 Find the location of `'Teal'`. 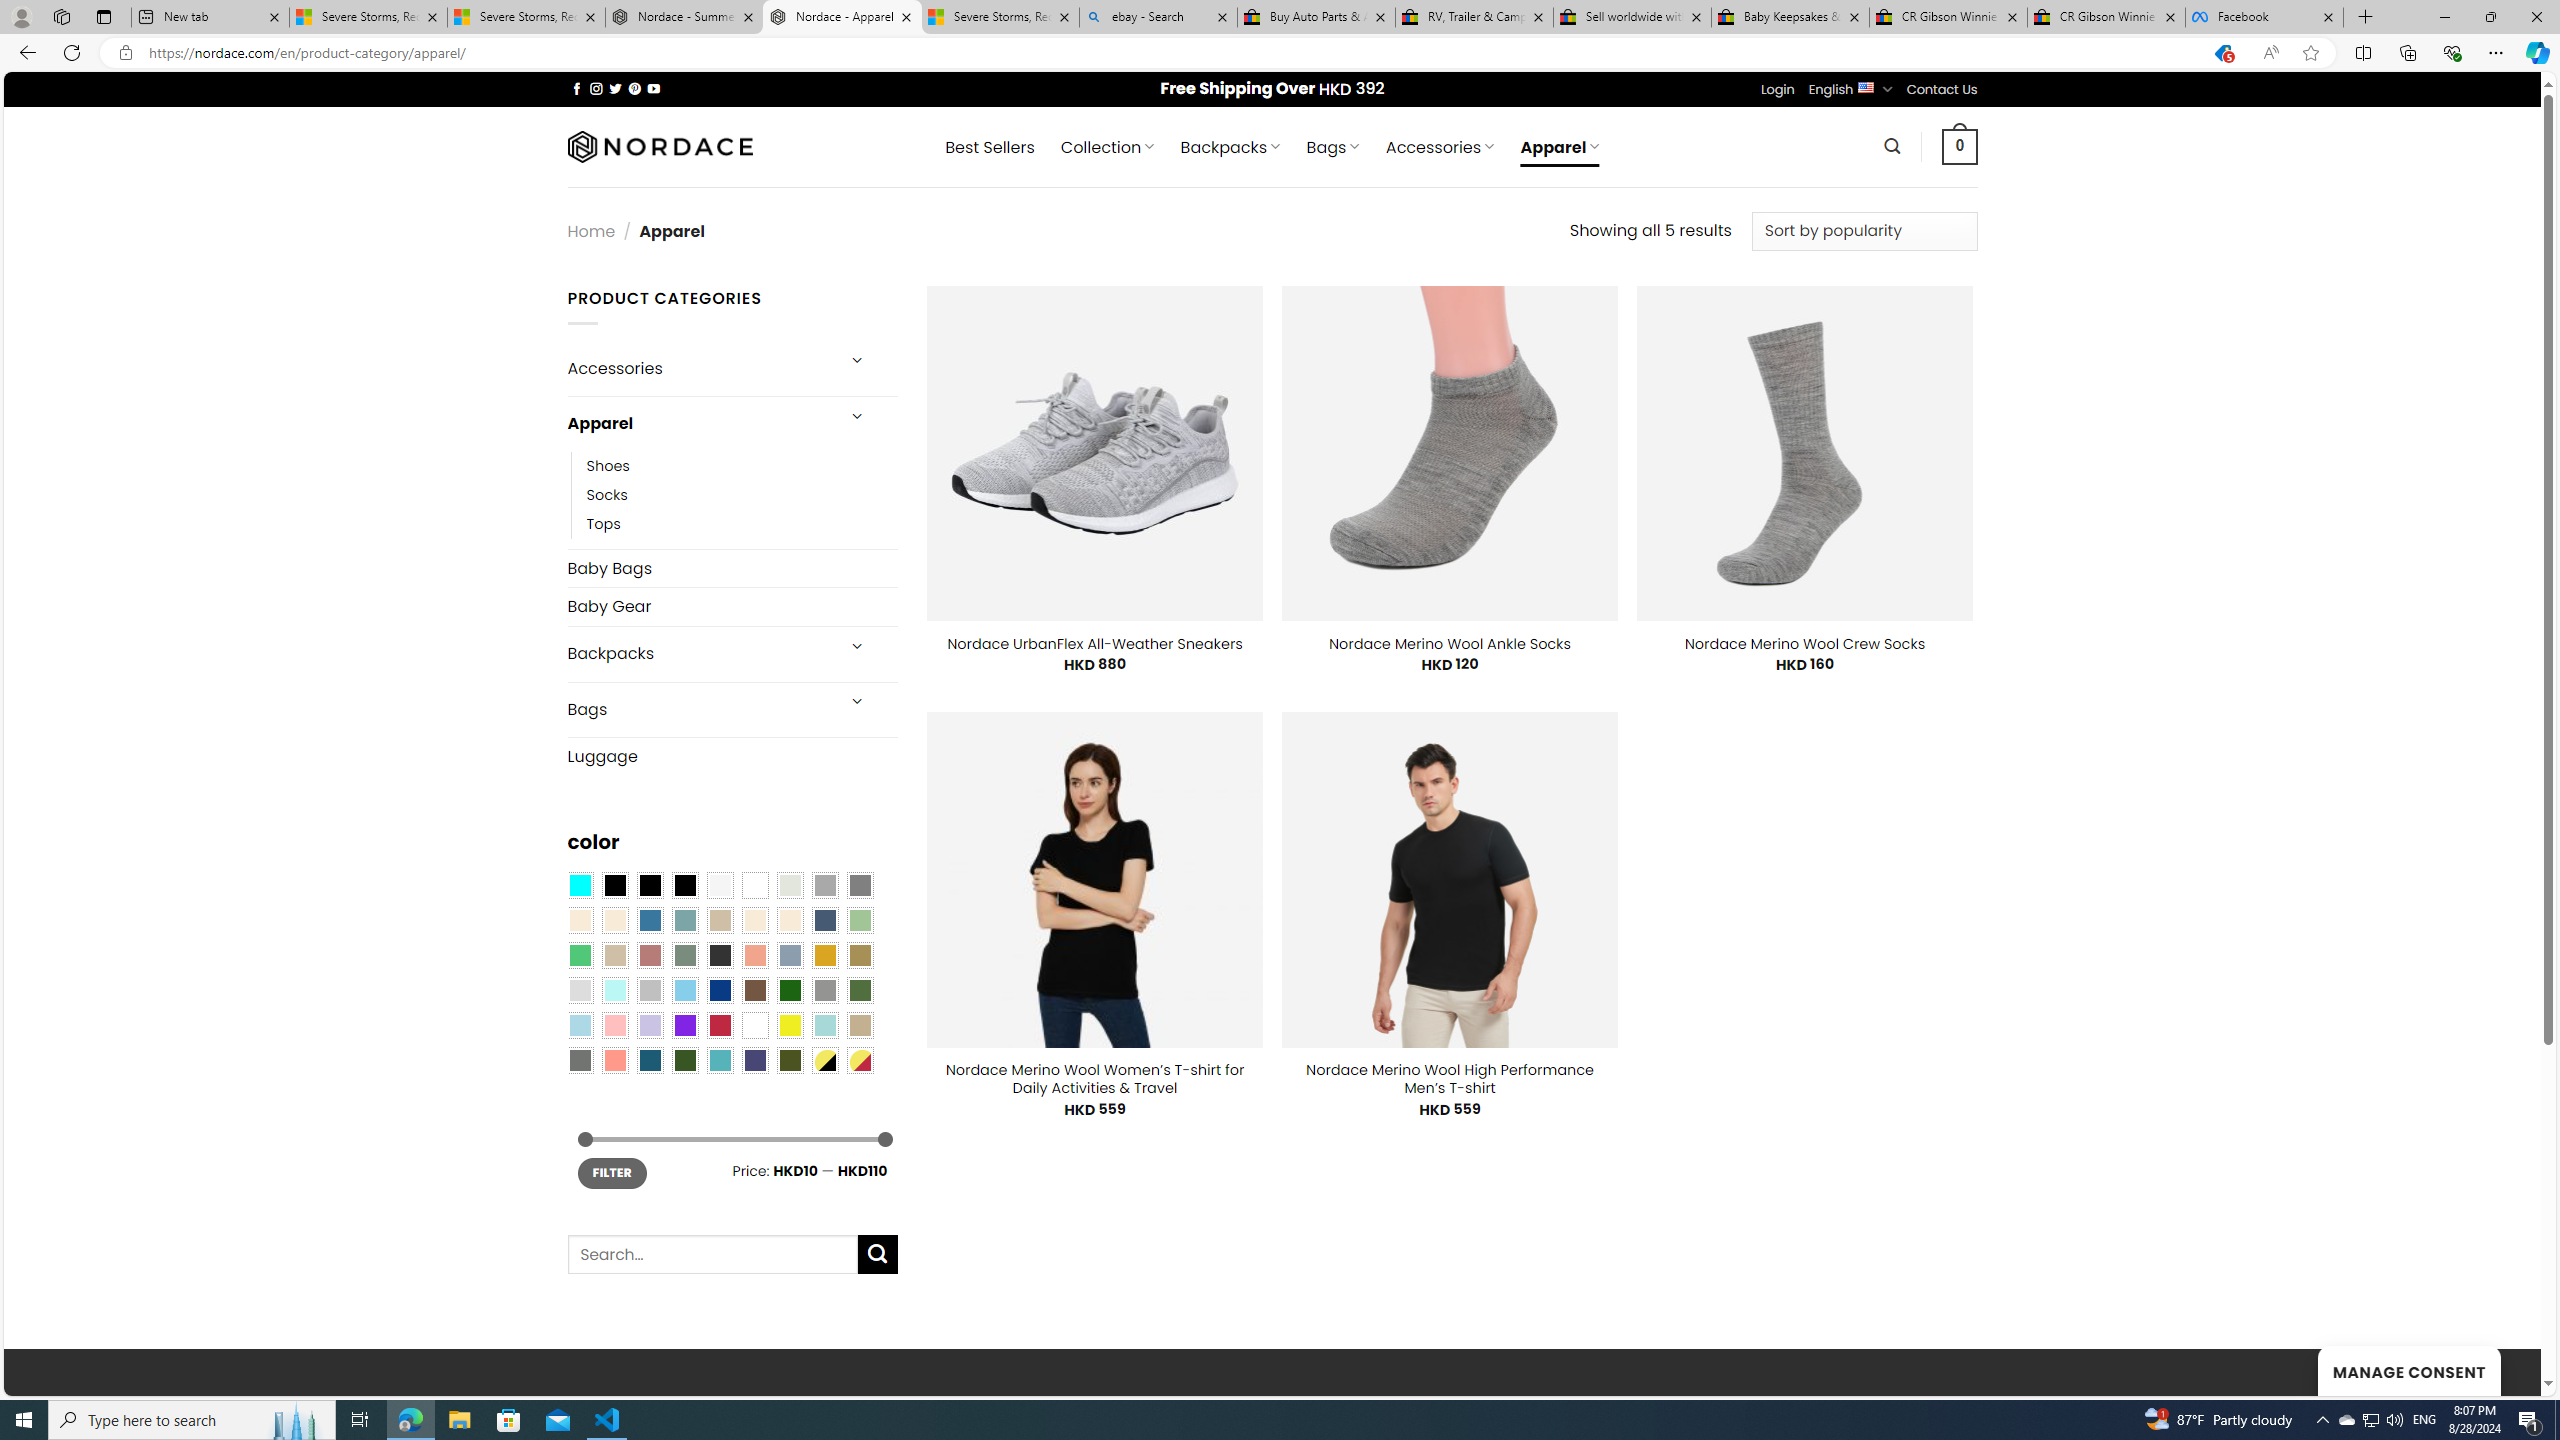

'Teal' is located at coordinates (718, 1058).